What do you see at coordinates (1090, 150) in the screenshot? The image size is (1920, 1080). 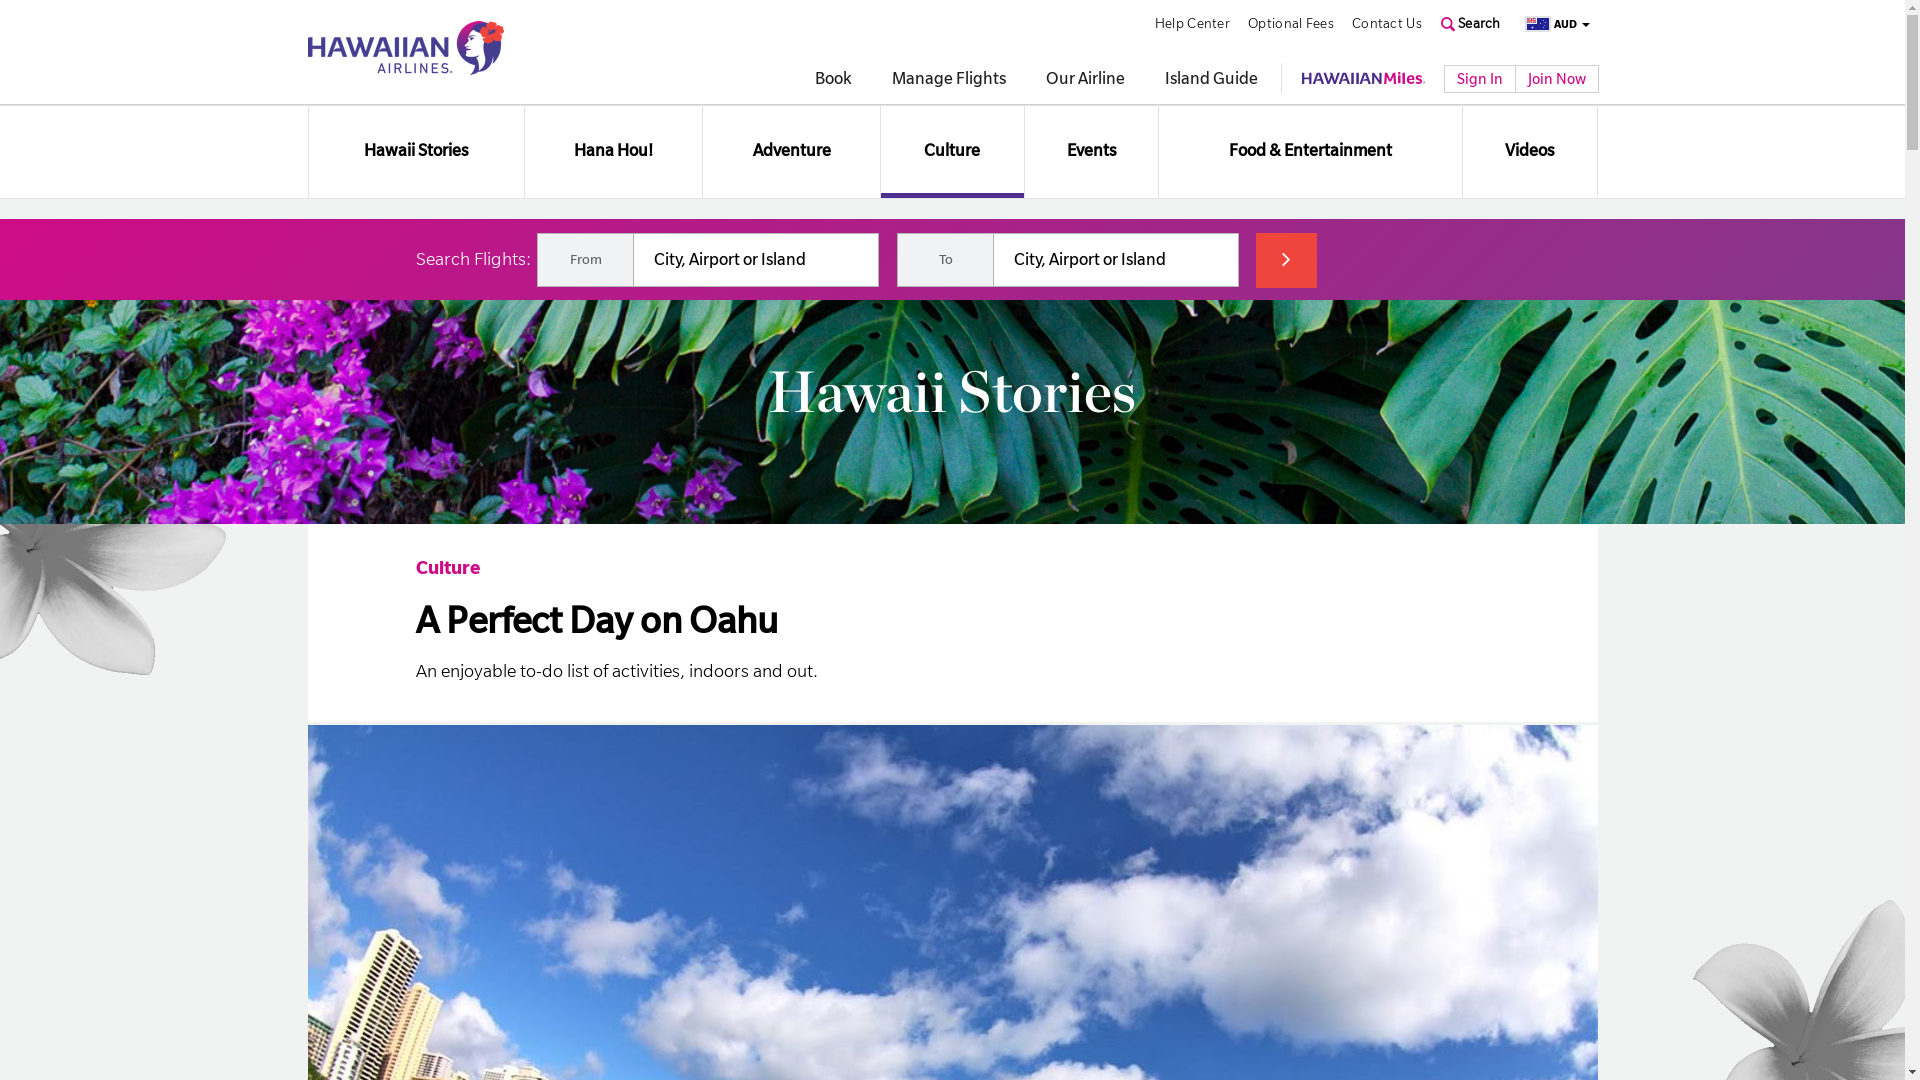 I see `'Events'` at bounding box center [1090, 150].